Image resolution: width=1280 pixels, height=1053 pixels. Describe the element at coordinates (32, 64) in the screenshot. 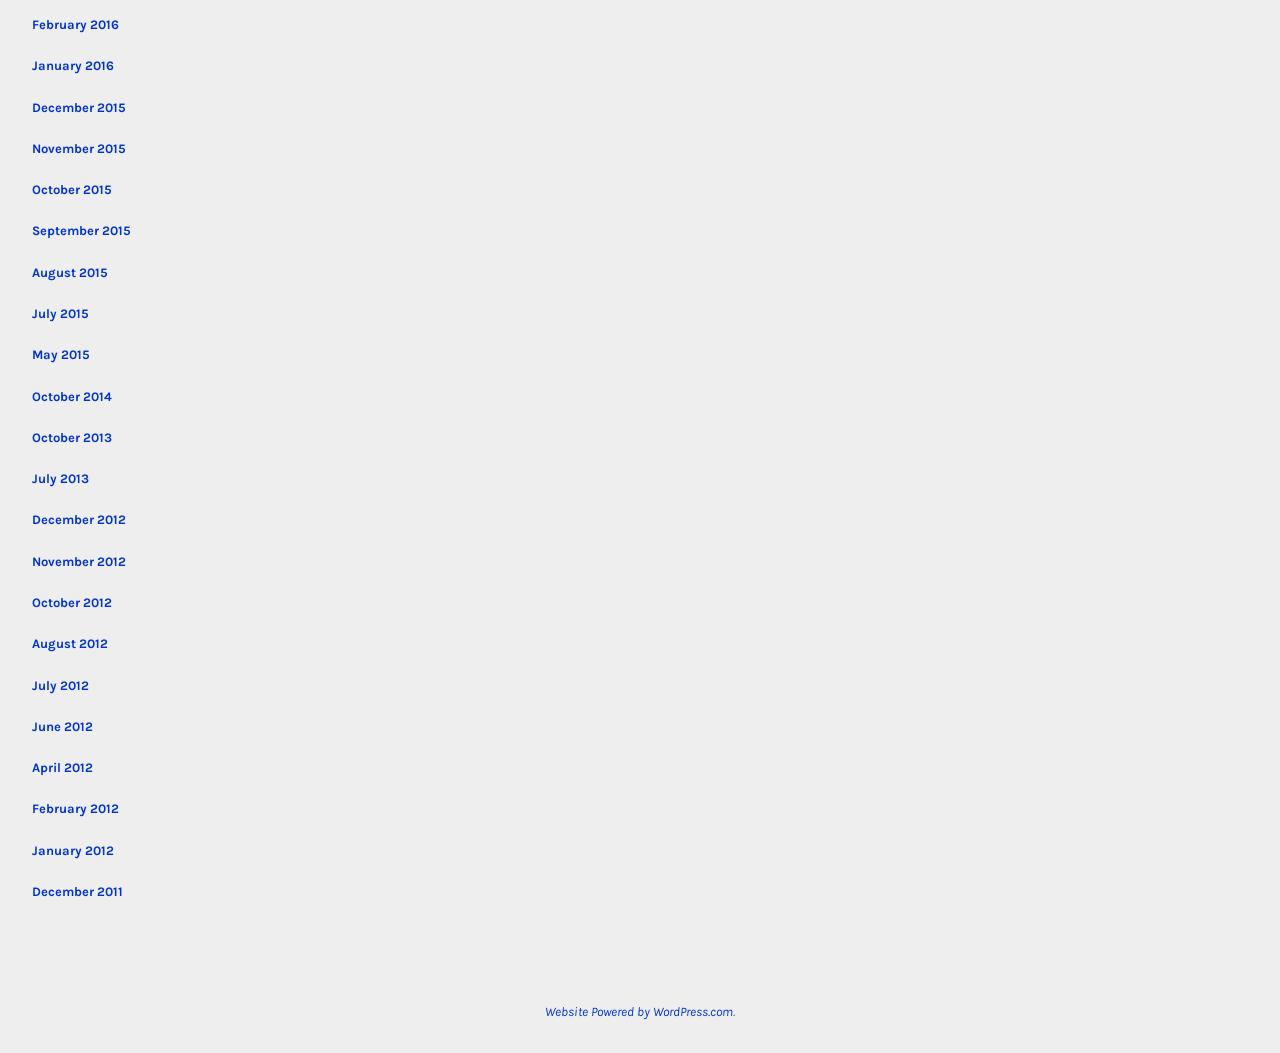

I see `'January 2016'` at that location.